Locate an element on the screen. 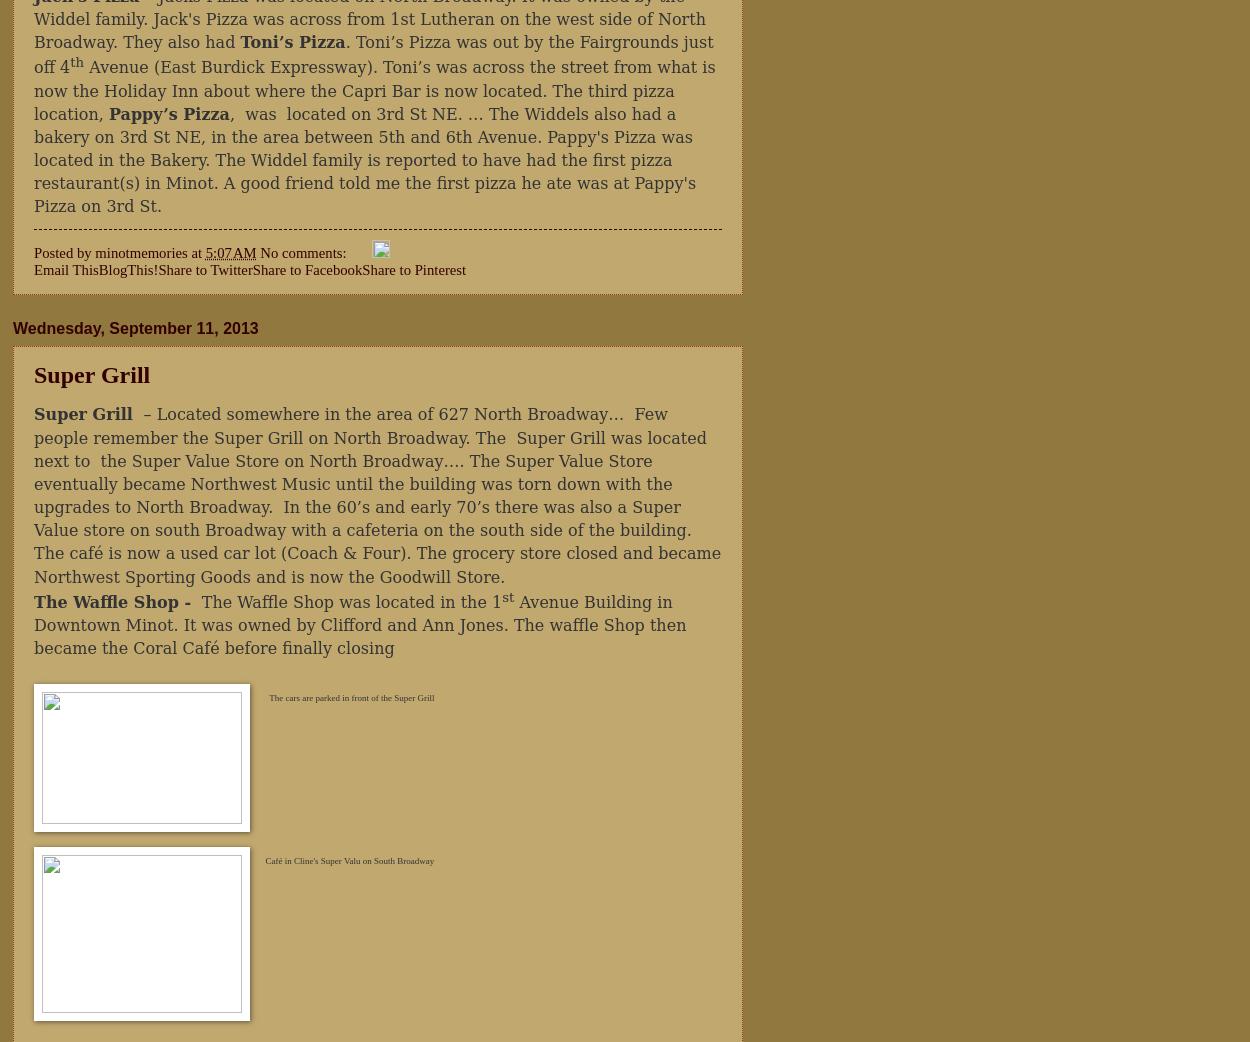  'Share to Facebook' is located at coordinates (252, 269).